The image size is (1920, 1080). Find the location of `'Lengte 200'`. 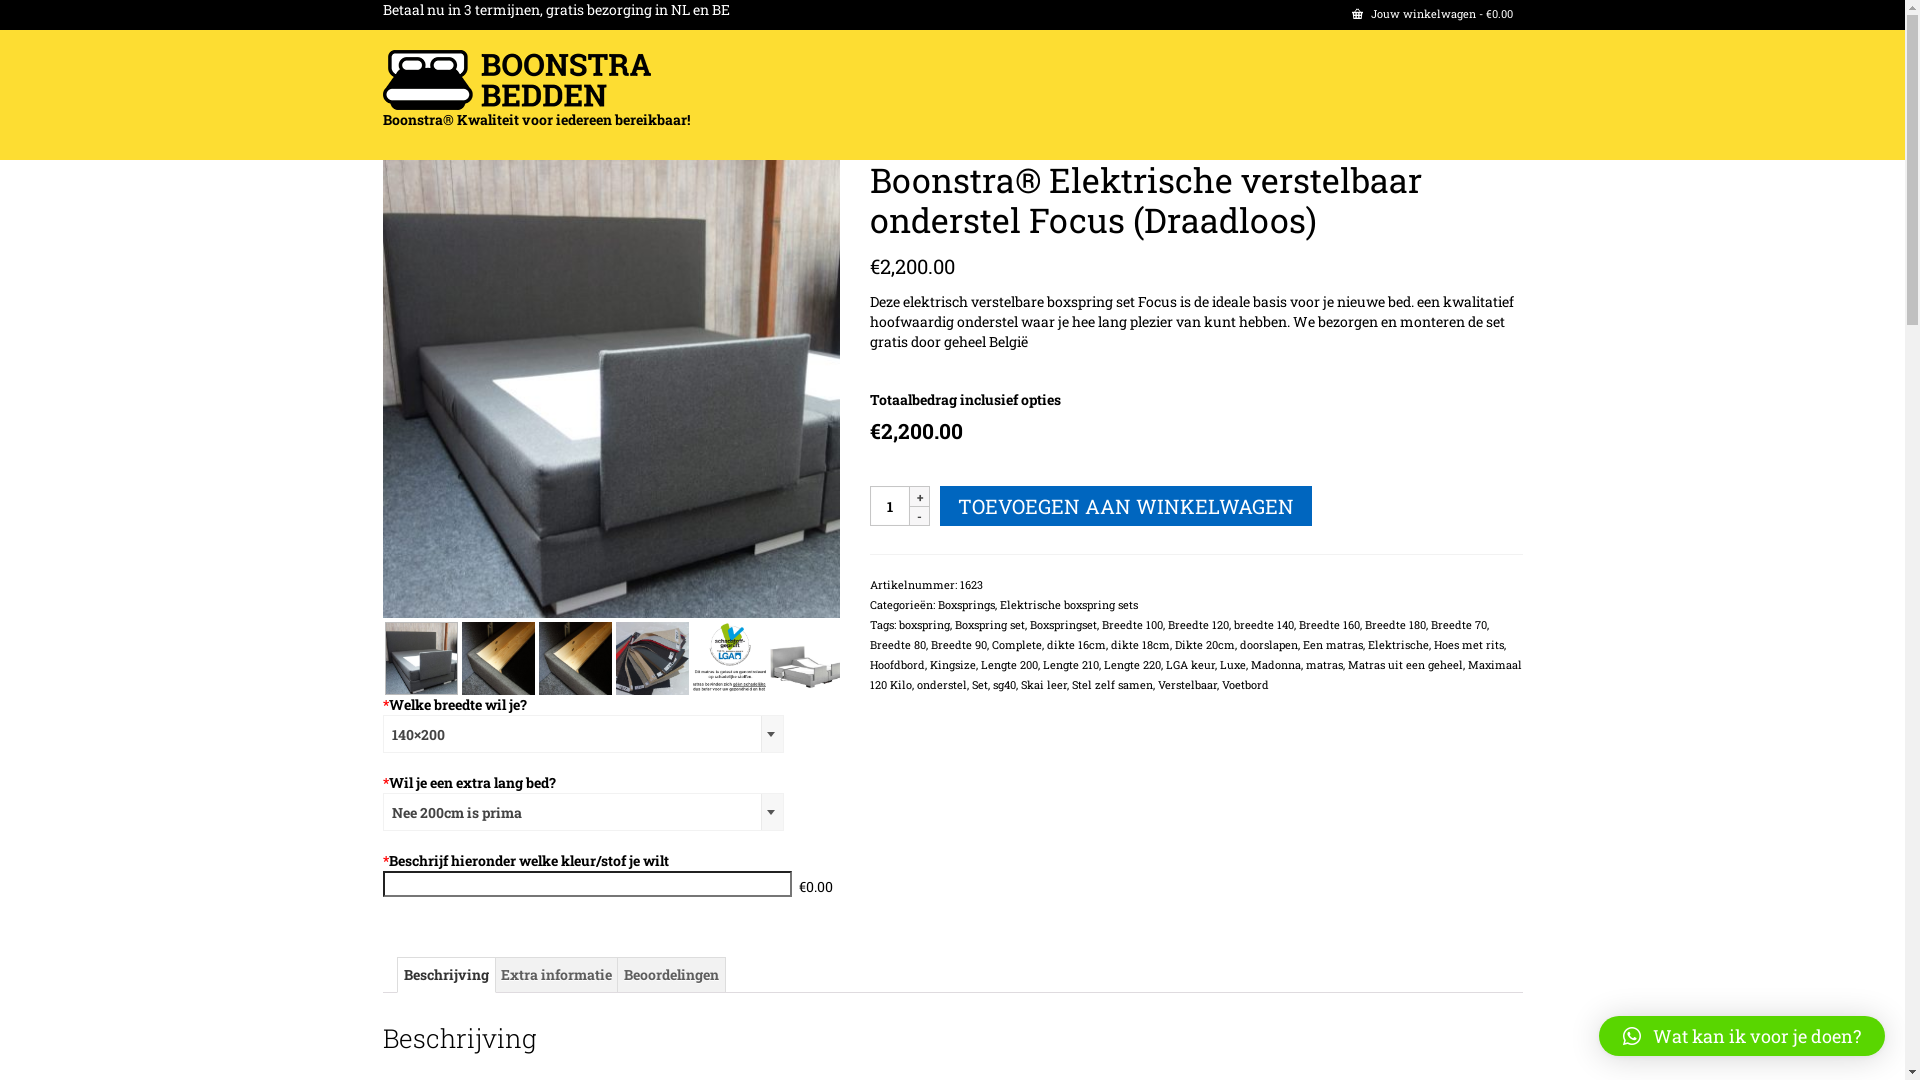

'Lengte 200' is located at coordinates (1009, 664).